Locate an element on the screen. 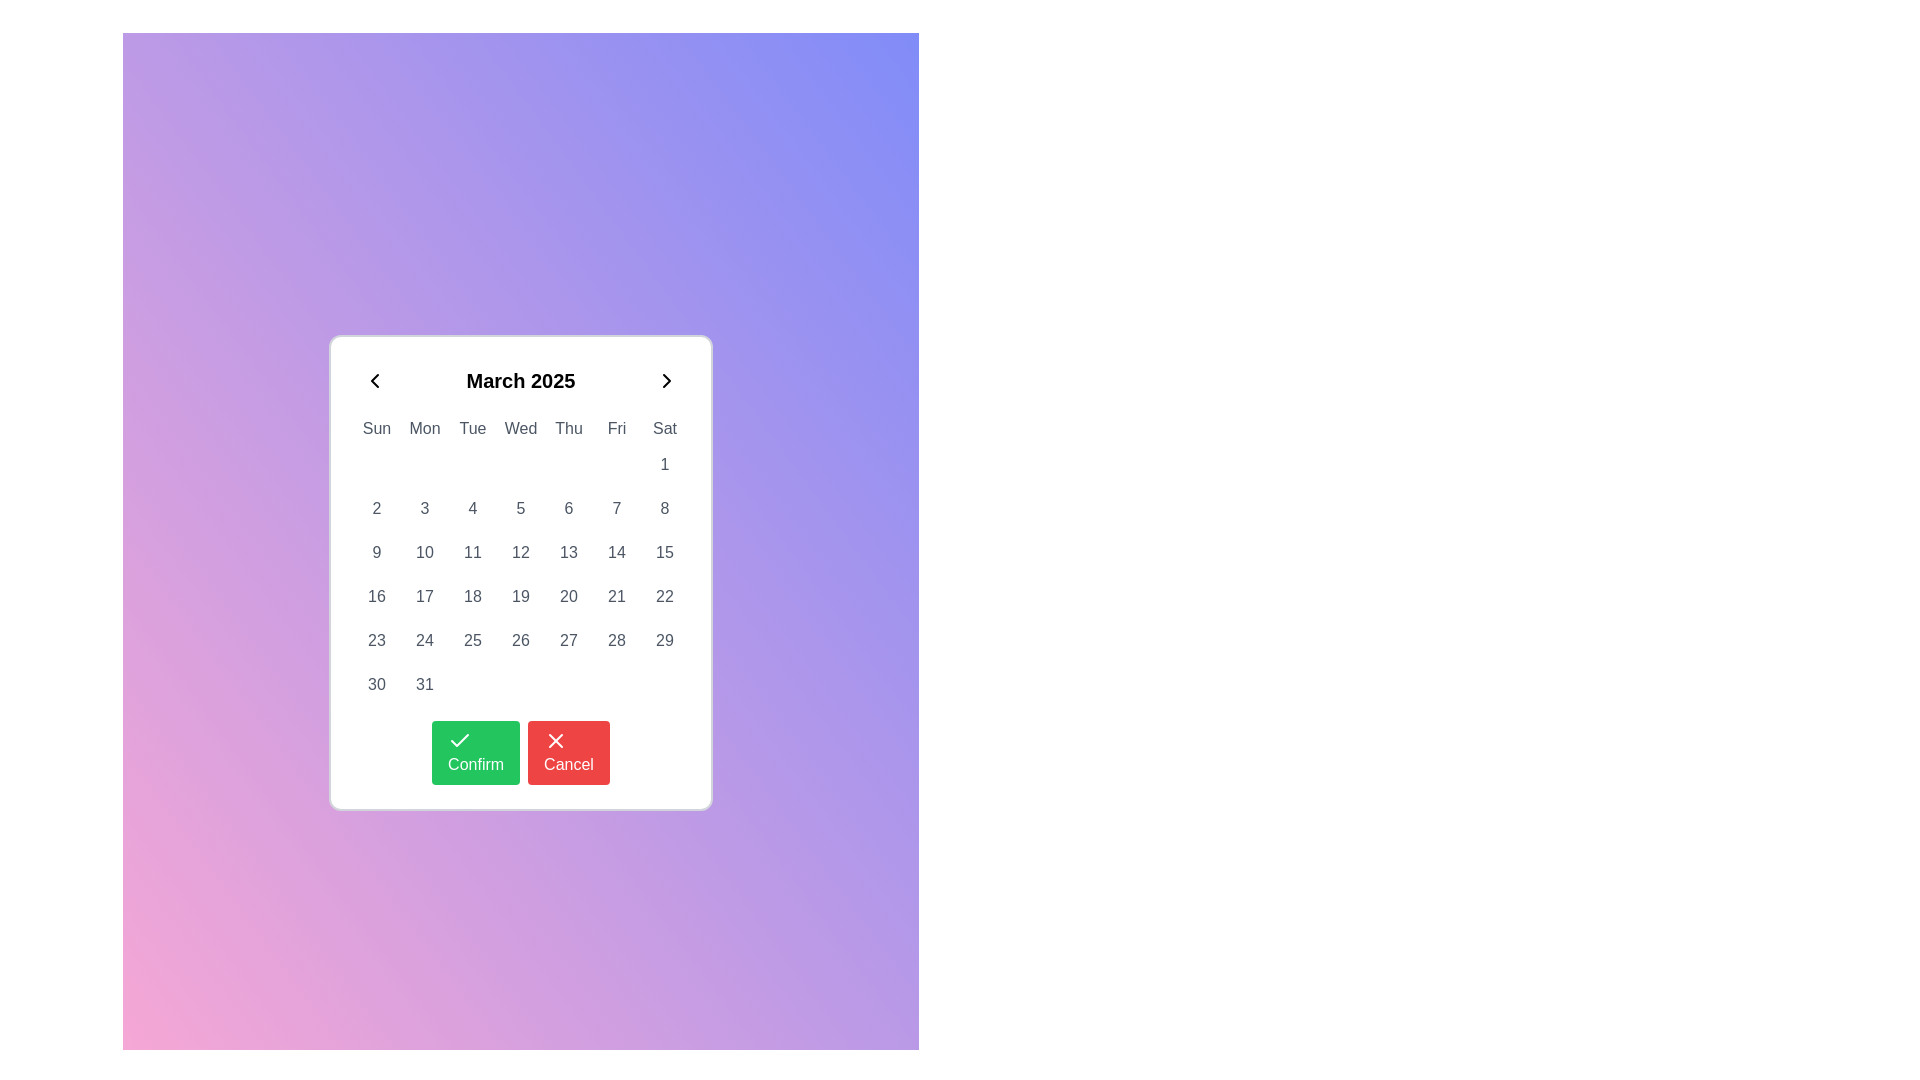 This screenshot has width=1920, height=1080. the circular button styled with 'hover:bg-gray-100' containing a left-pointing chevron icon, located at the far left of the header section of the calendar widget, to observe its hover effect is located at coordinates (374, 381).